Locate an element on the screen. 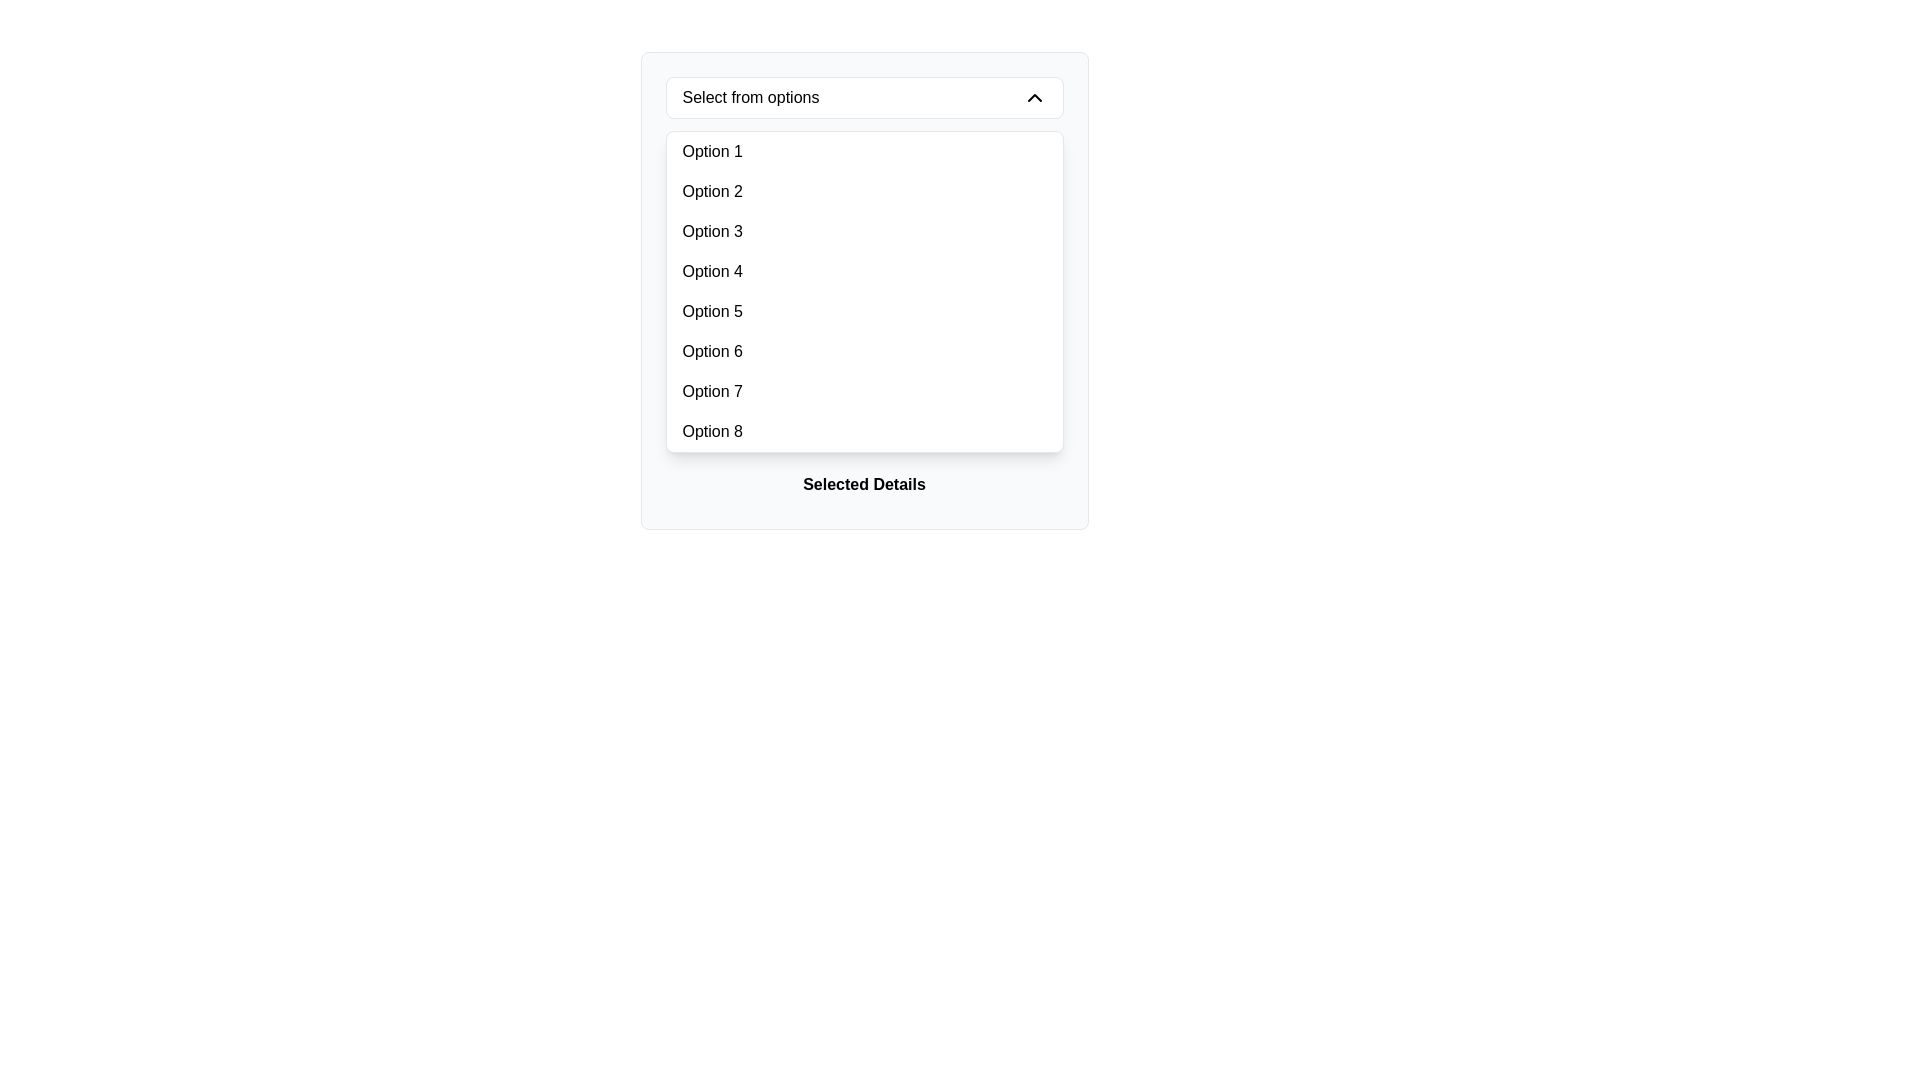  the second option labeled 'Option 2' in the dropdown menu is located at coordinates (864, 192).